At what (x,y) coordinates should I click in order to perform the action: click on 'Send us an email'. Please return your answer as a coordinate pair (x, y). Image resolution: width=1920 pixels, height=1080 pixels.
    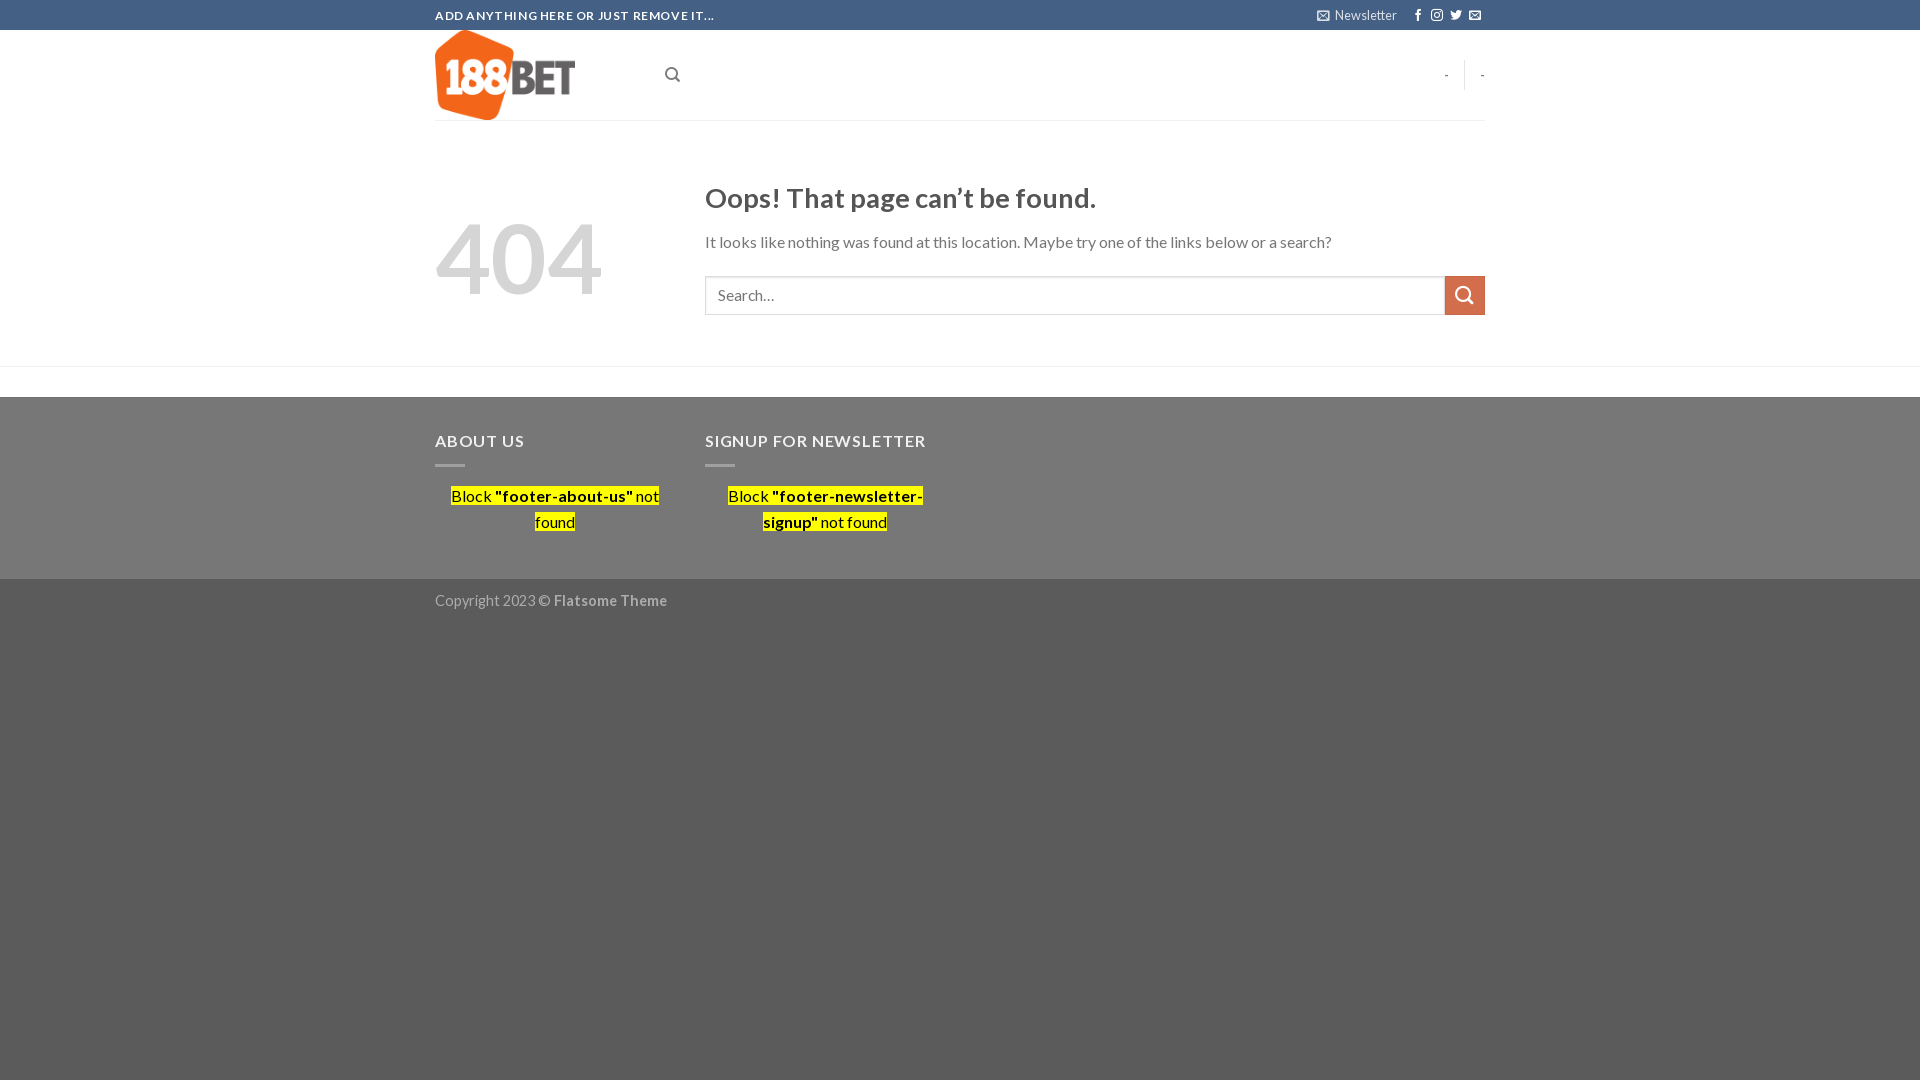
    Looking at the image, I should click on (1468, 15).